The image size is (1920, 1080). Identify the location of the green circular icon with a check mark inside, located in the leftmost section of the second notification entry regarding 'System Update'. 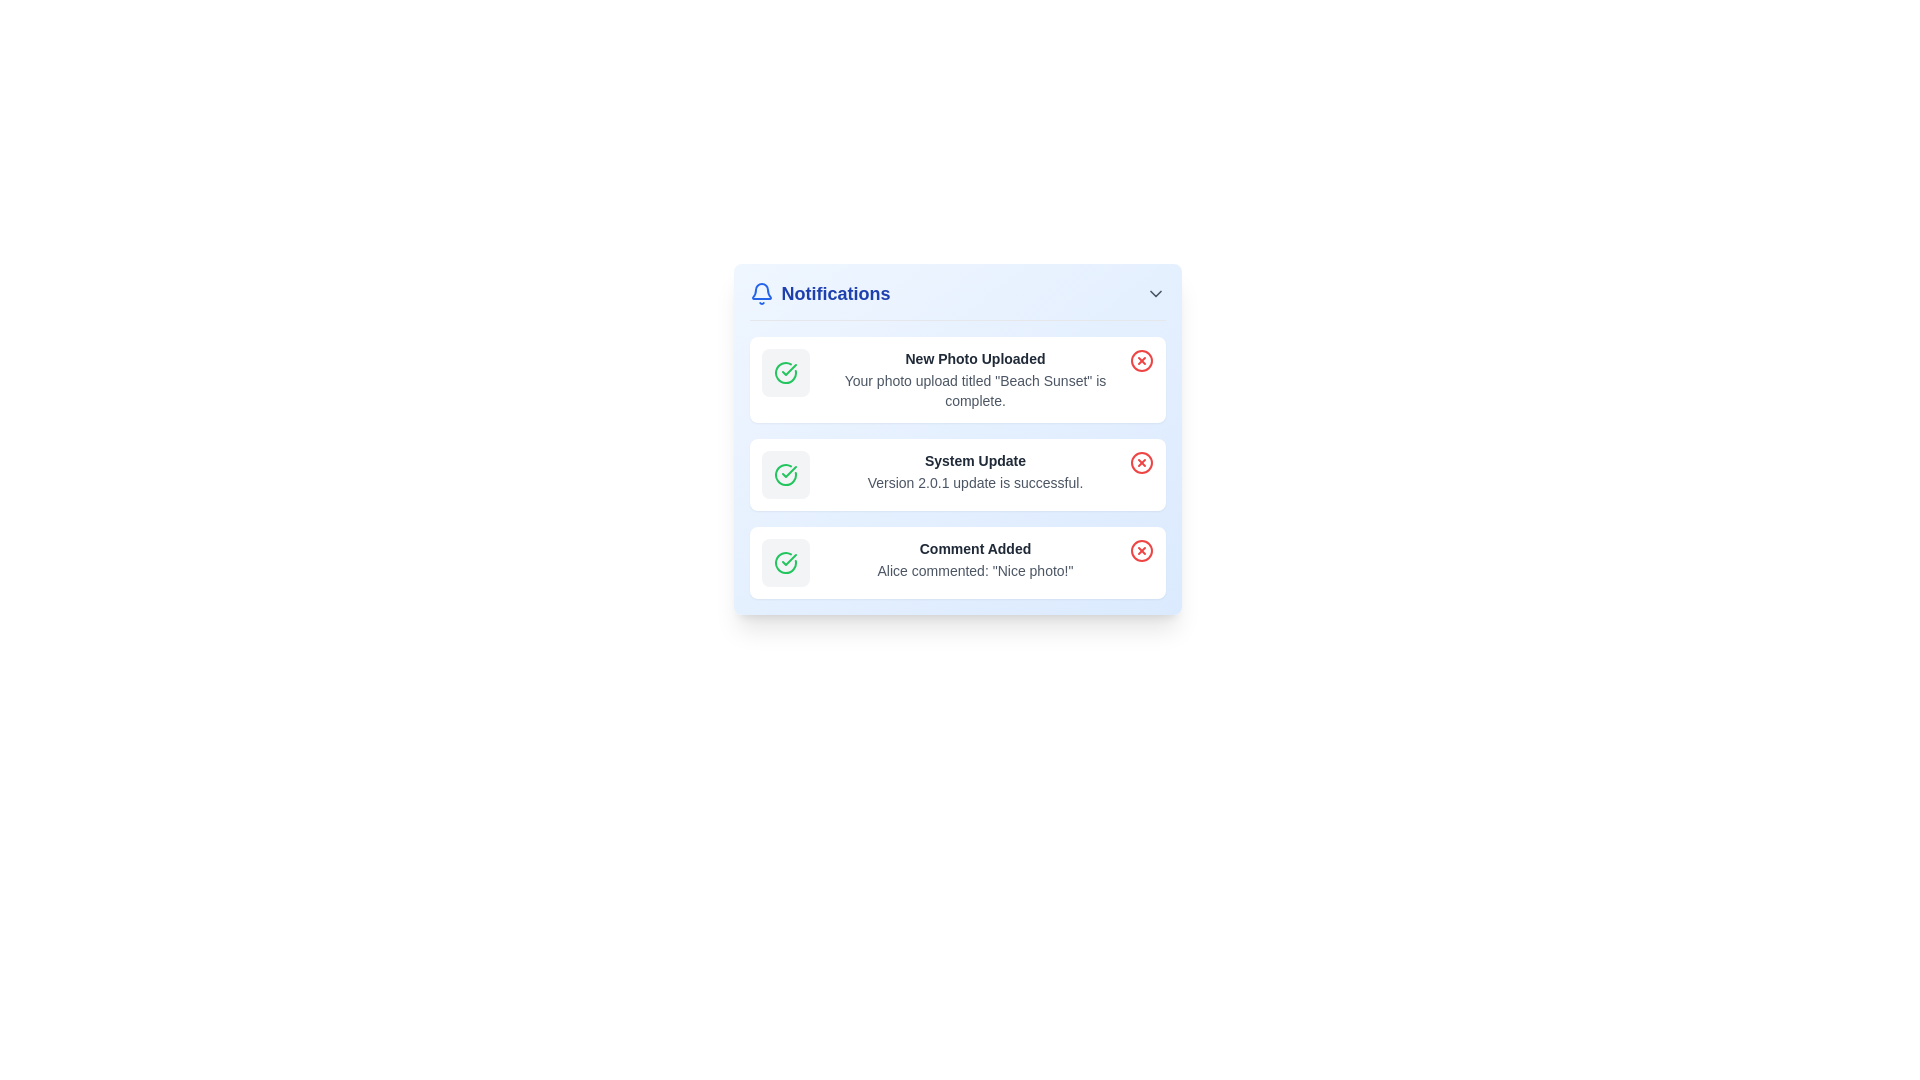
(784, 373).